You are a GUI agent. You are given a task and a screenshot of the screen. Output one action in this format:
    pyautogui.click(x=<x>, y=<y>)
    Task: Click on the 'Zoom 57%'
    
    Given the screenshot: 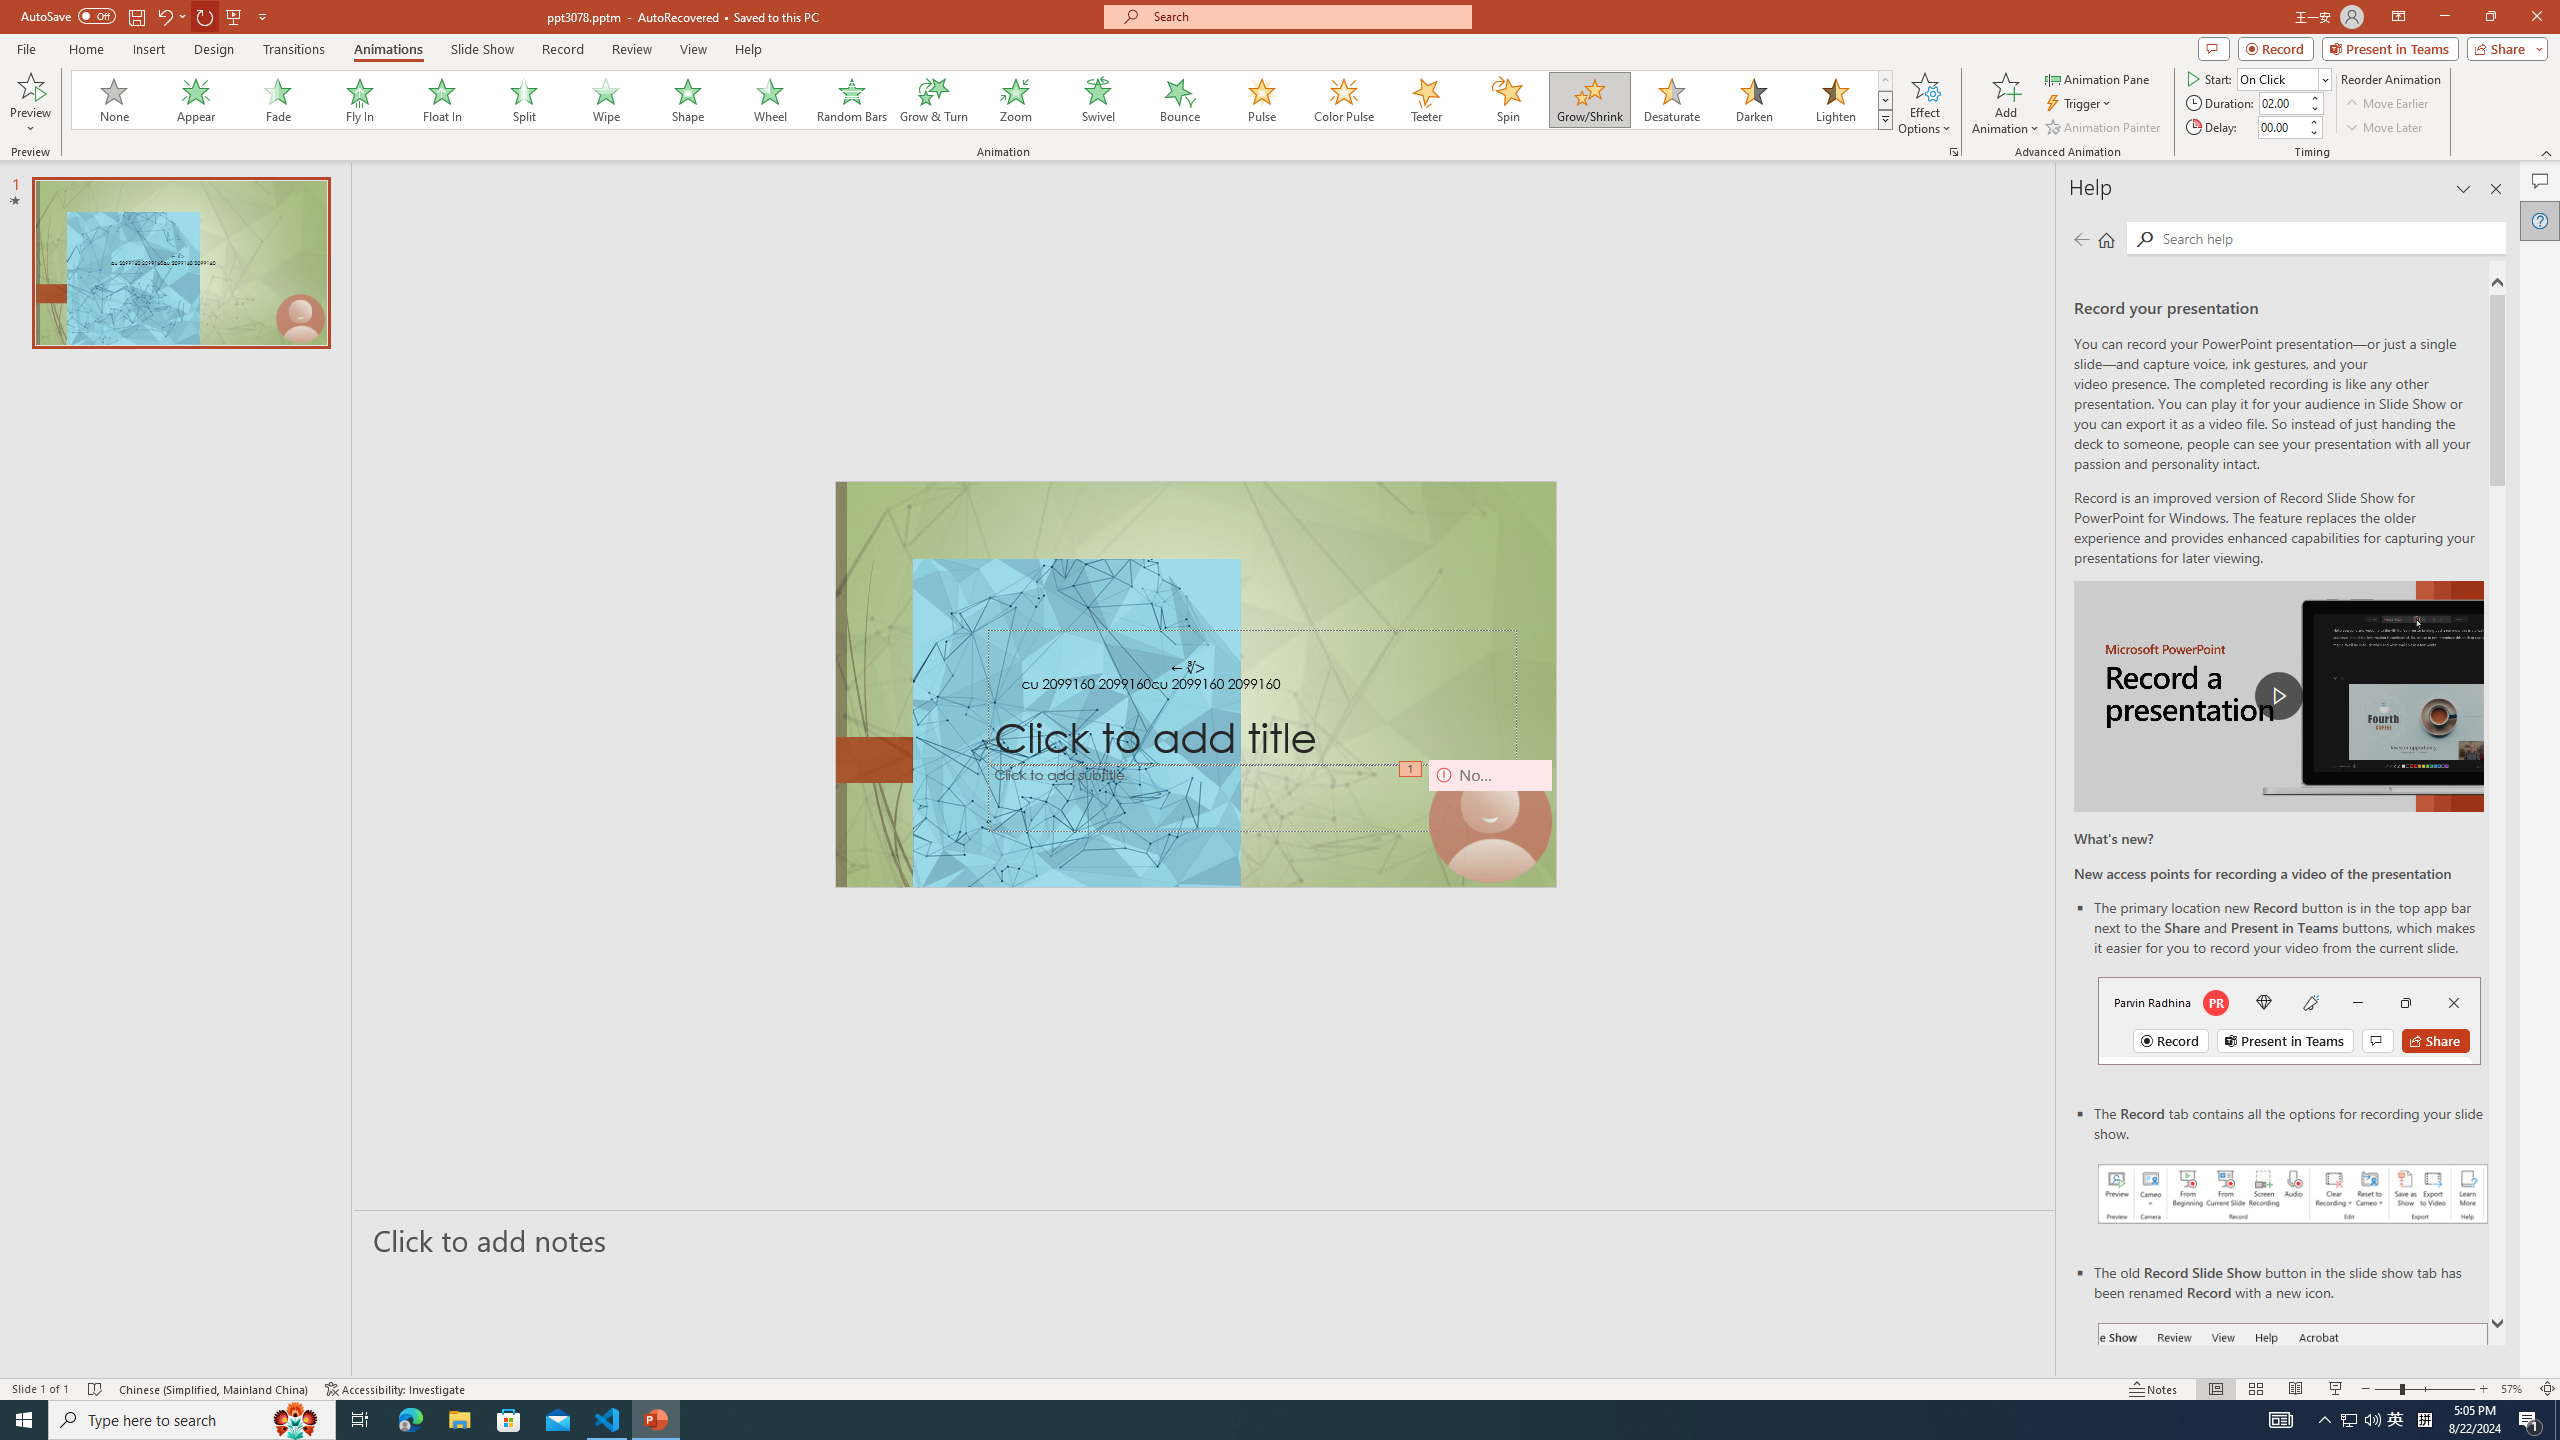 What is the action you would take?
    pyautogui.click(x=2515, y=1389)
    